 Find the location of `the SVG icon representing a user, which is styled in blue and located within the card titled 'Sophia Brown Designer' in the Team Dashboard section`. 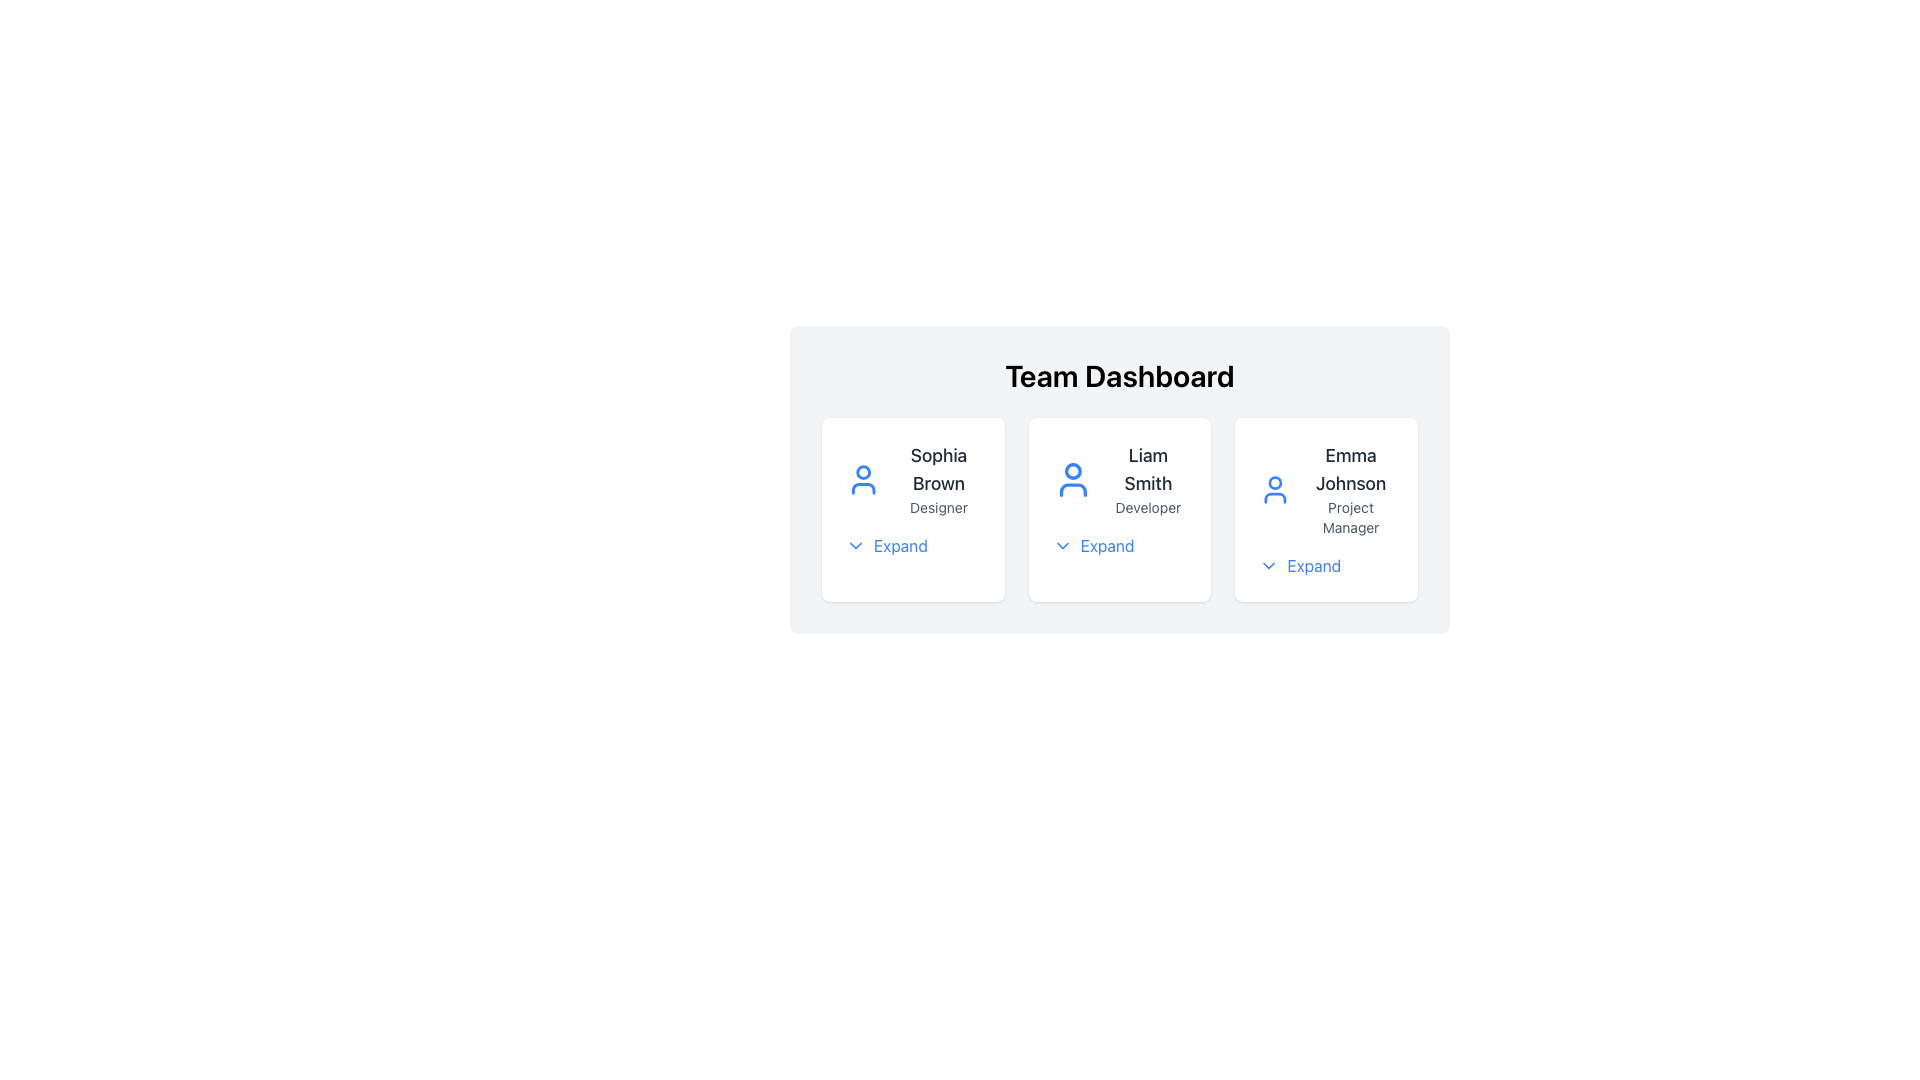

the SVG icon representing a user, which is styled in blue and located within the card titled 'Sophia Brown Designer' in the Team Dashboard section is located at coordinates (863, 479).